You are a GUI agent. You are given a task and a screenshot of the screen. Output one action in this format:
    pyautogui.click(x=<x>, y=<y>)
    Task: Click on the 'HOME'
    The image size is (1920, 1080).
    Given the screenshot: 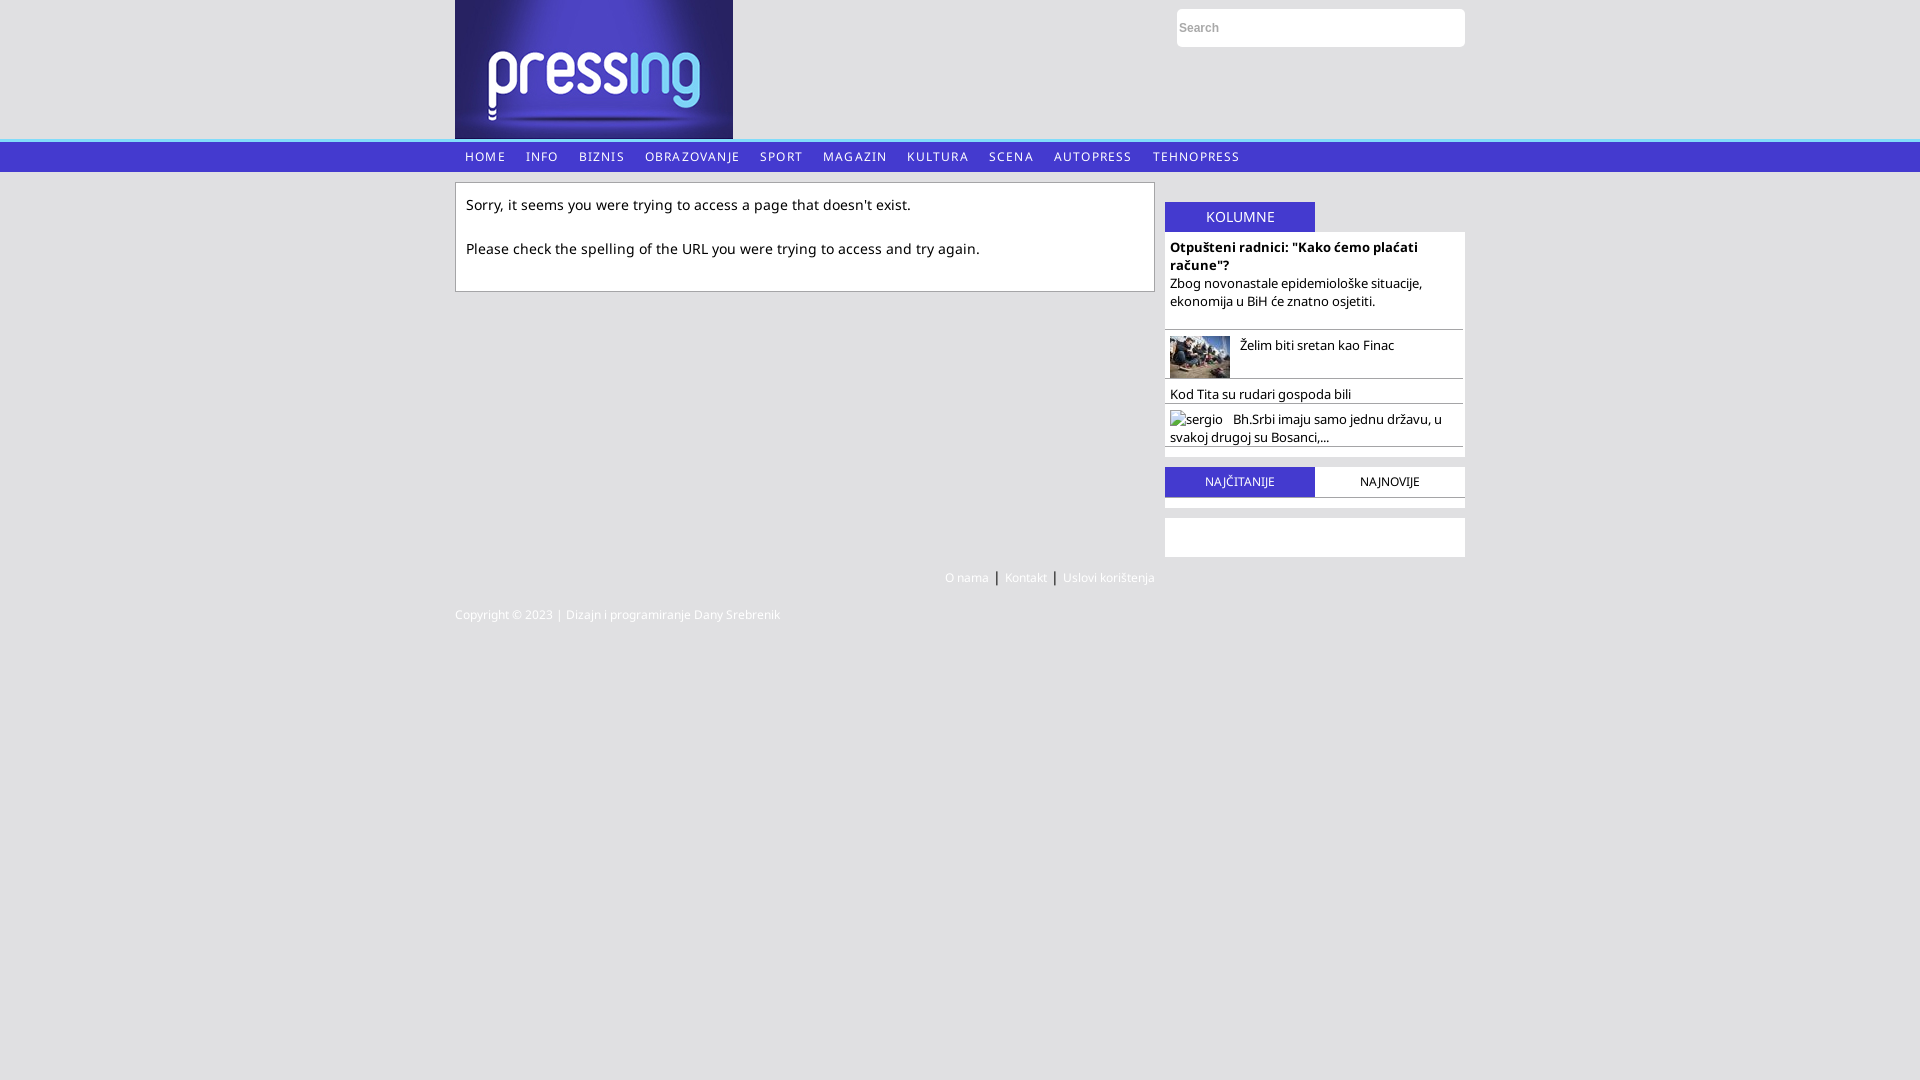 What is the action you would take?
    pyautogui.click(x=485, y=156)
    